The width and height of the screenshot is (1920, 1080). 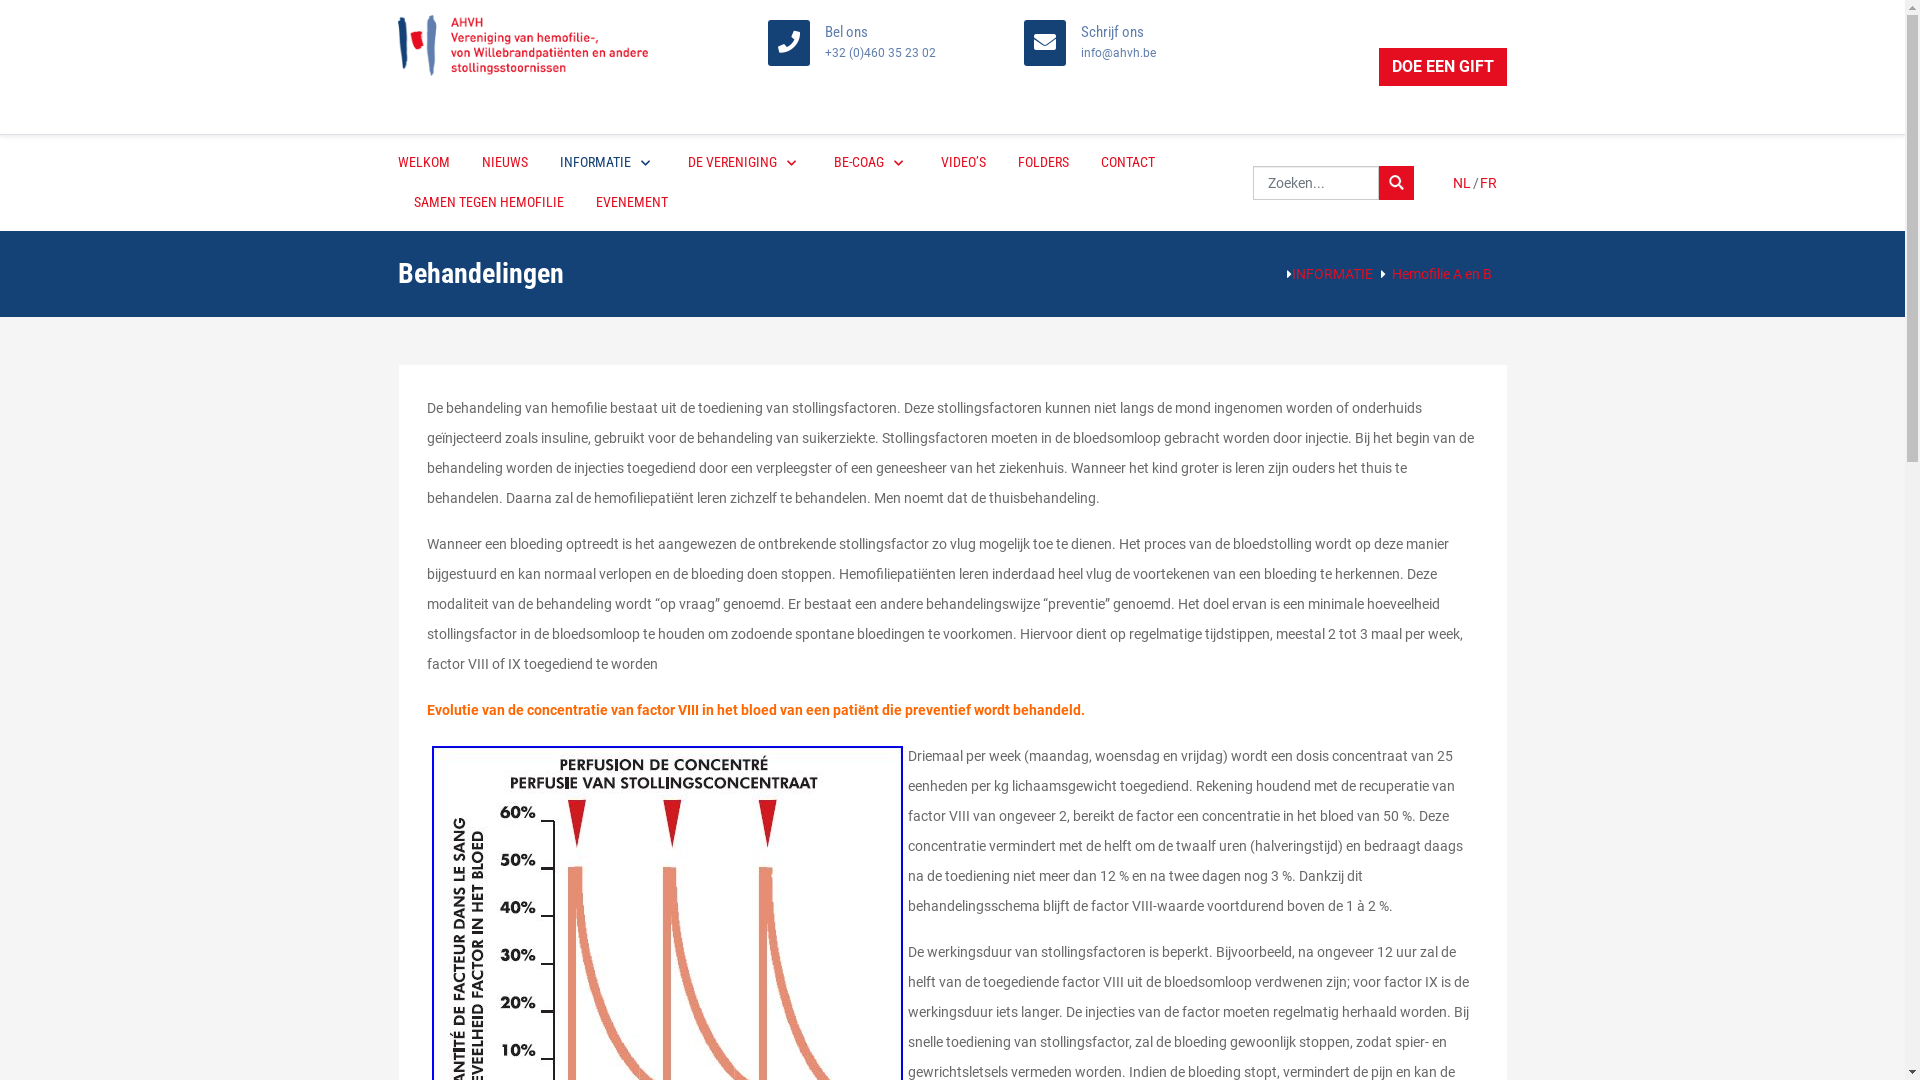 I want to click on 'info@ahvh.be', so click(x=1117, y=52).